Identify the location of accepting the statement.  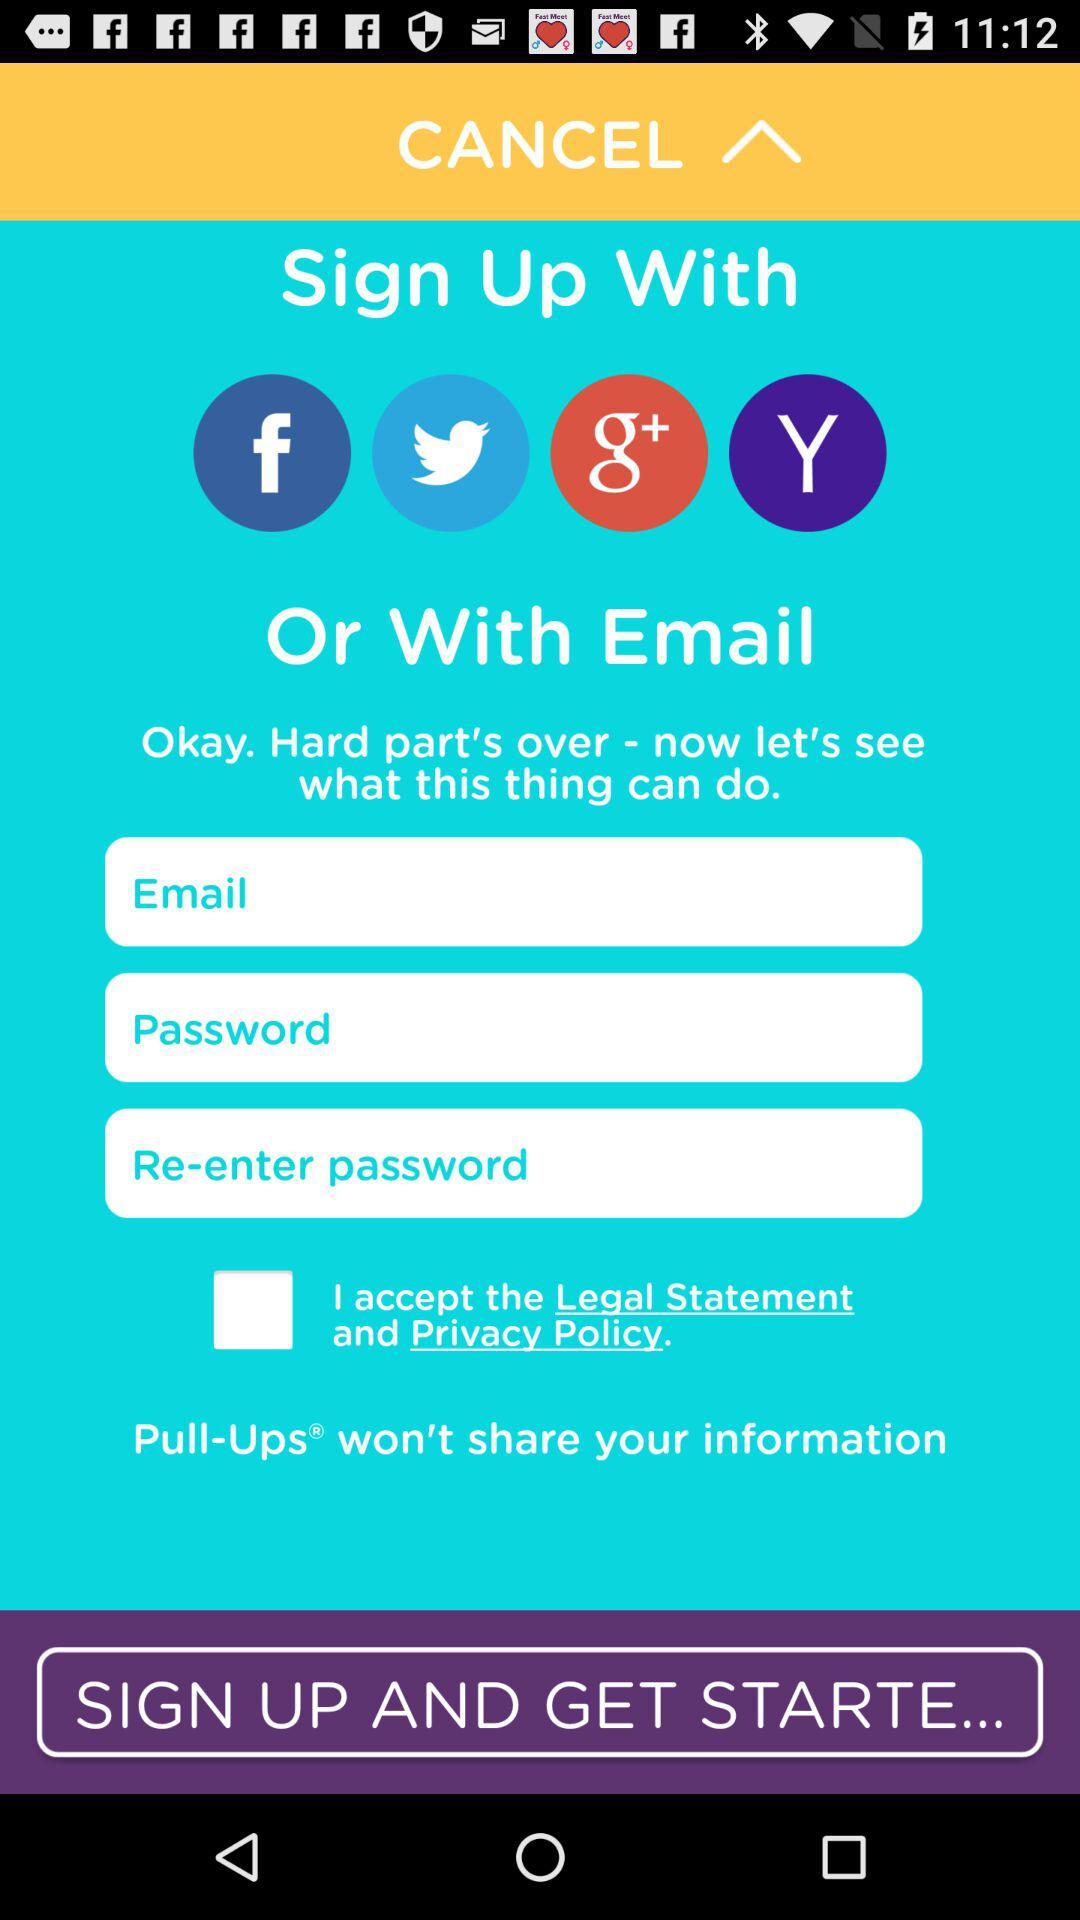
(252, 1309).